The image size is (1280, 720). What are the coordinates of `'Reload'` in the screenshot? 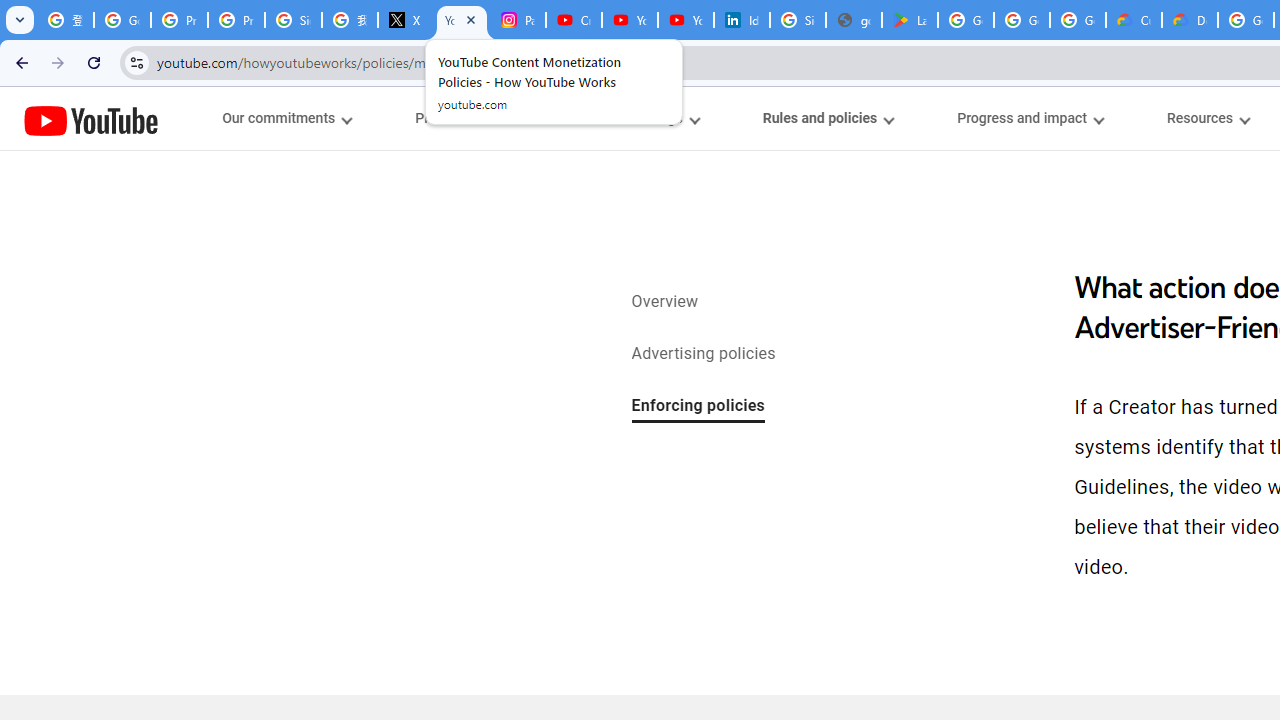 It's located at (93, 61).